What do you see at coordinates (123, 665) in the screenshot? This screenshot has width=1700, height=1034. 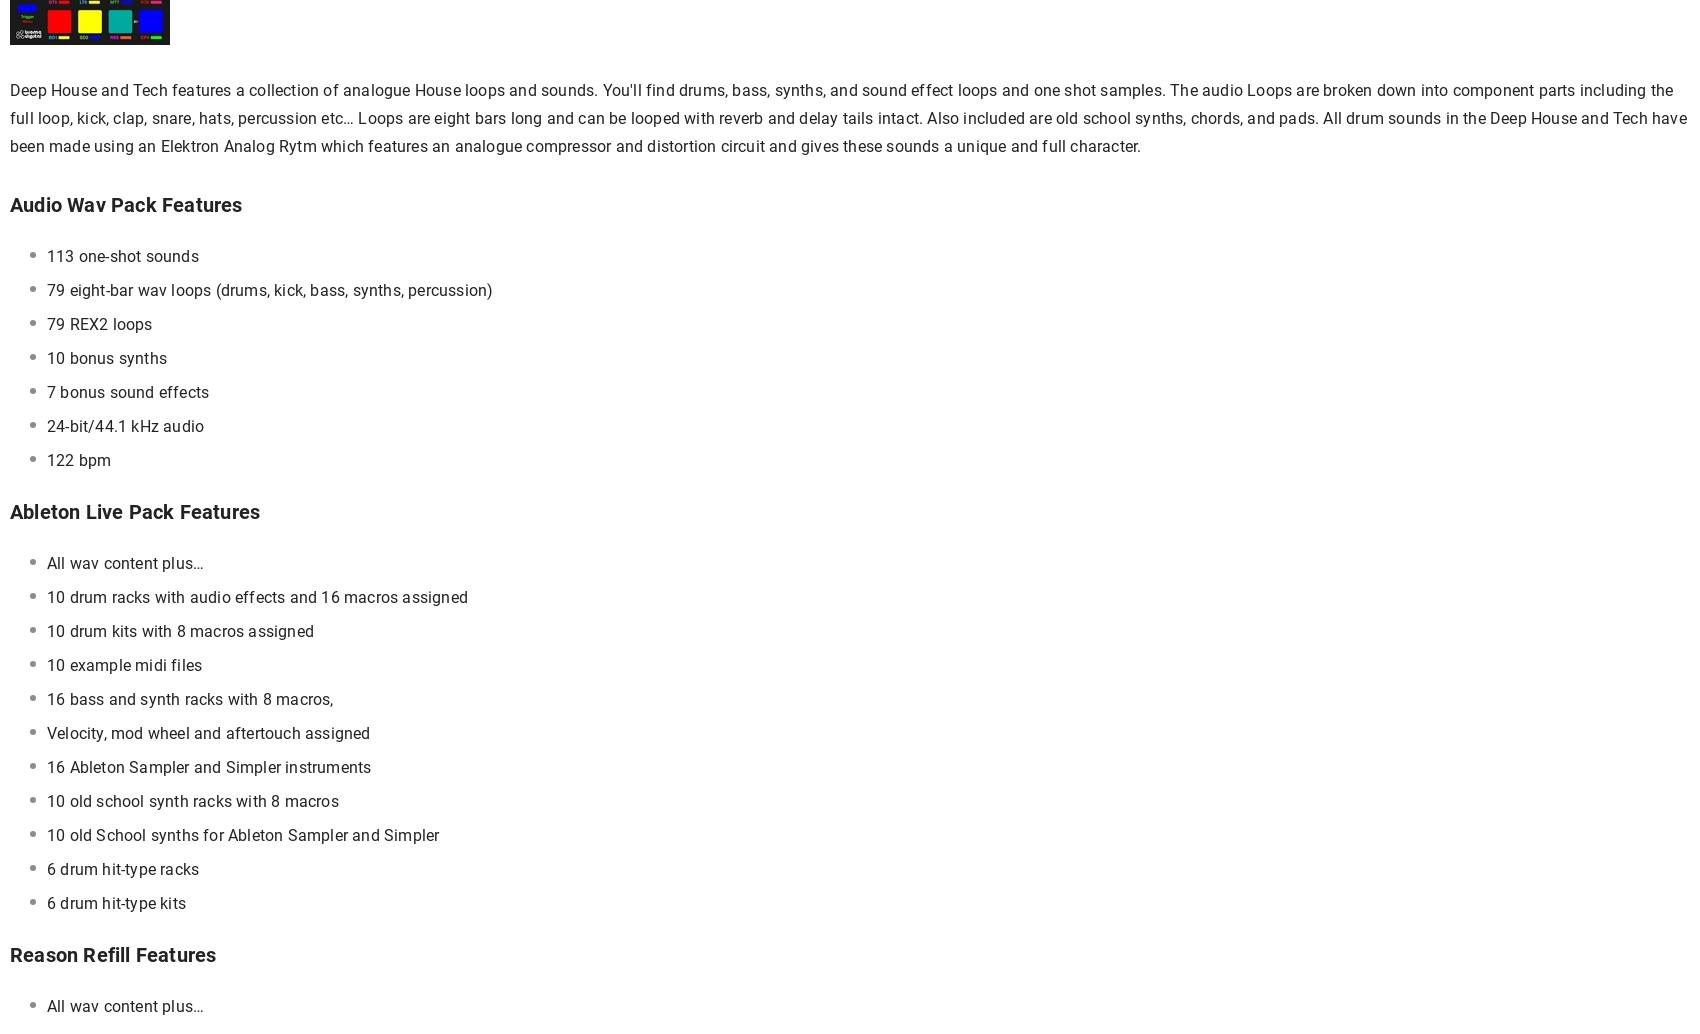 I see `'10 example midi files'` at bounding box center [123, 665].